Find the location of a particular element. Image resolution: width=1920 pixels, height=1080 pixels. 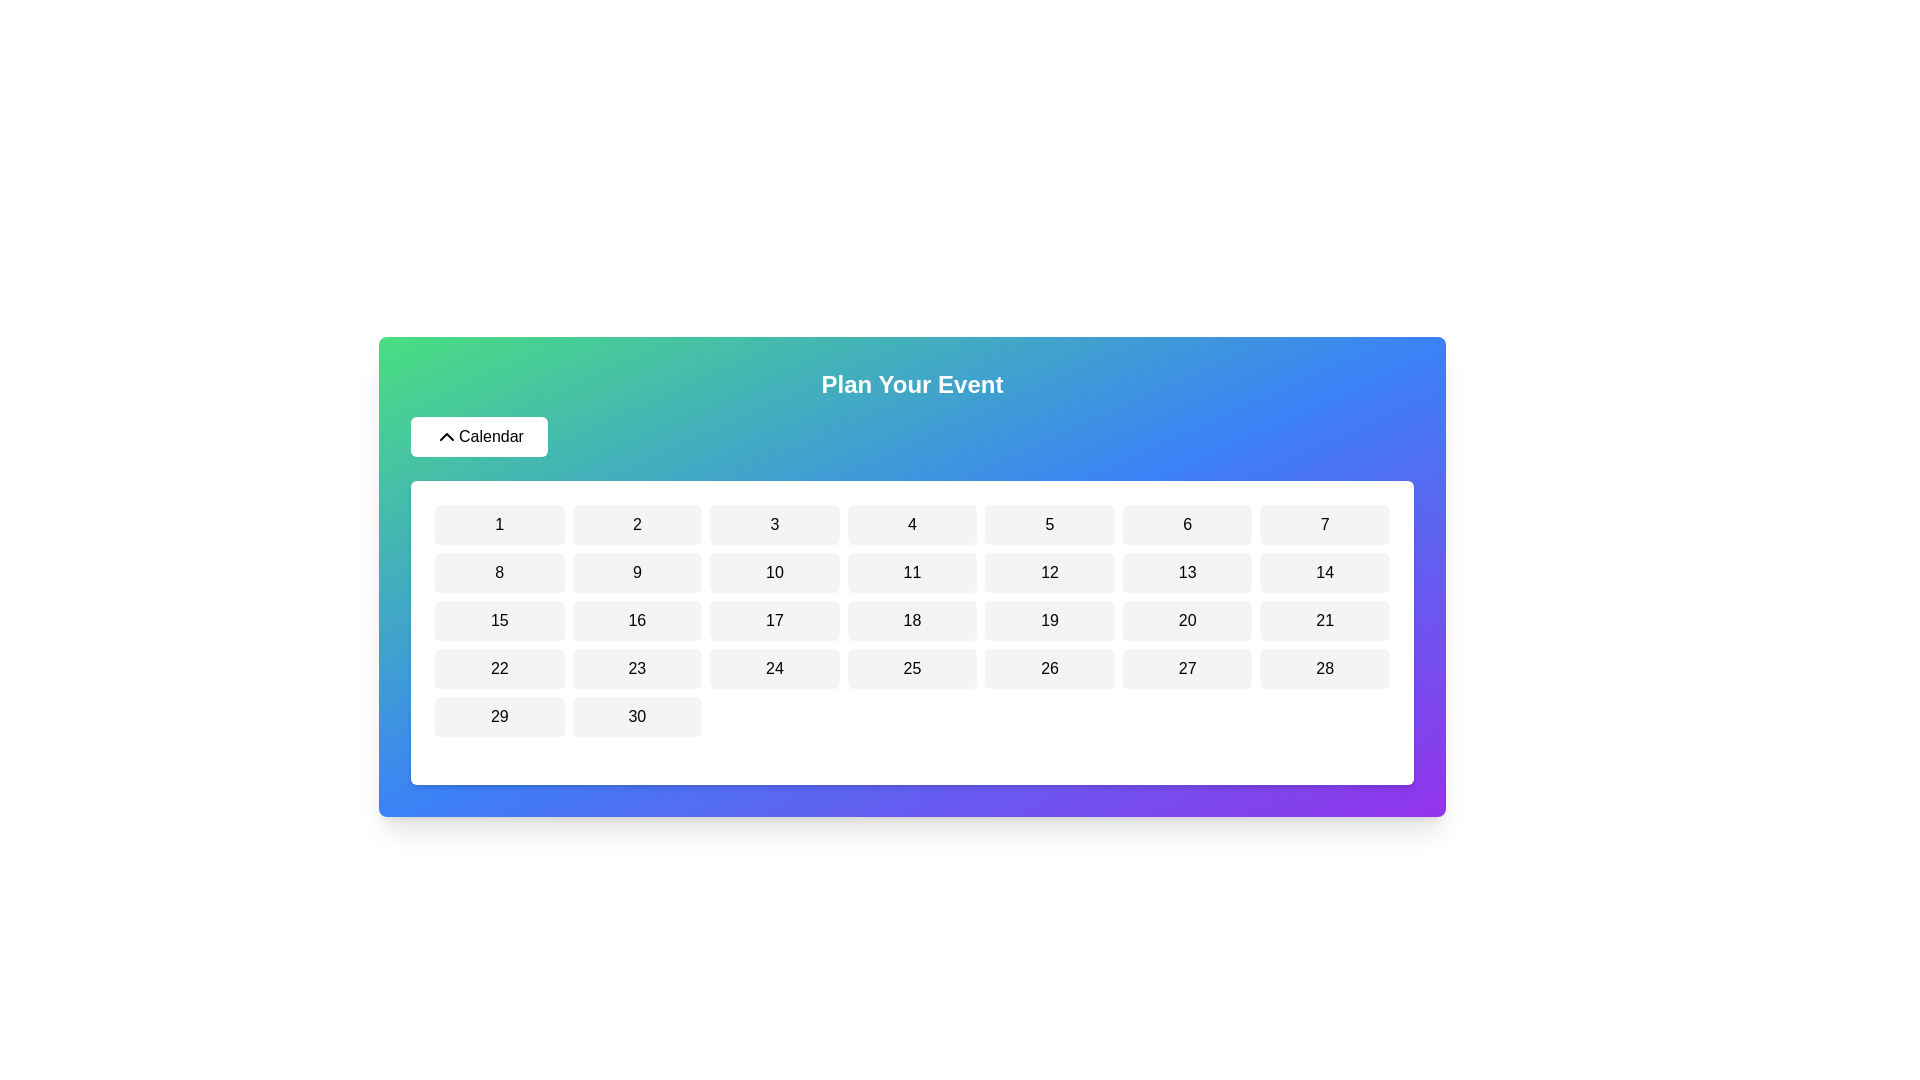

the collapsible/expandable toggle icon located at the top center of the 'Calendar' button is located at coordinates (445, 435).